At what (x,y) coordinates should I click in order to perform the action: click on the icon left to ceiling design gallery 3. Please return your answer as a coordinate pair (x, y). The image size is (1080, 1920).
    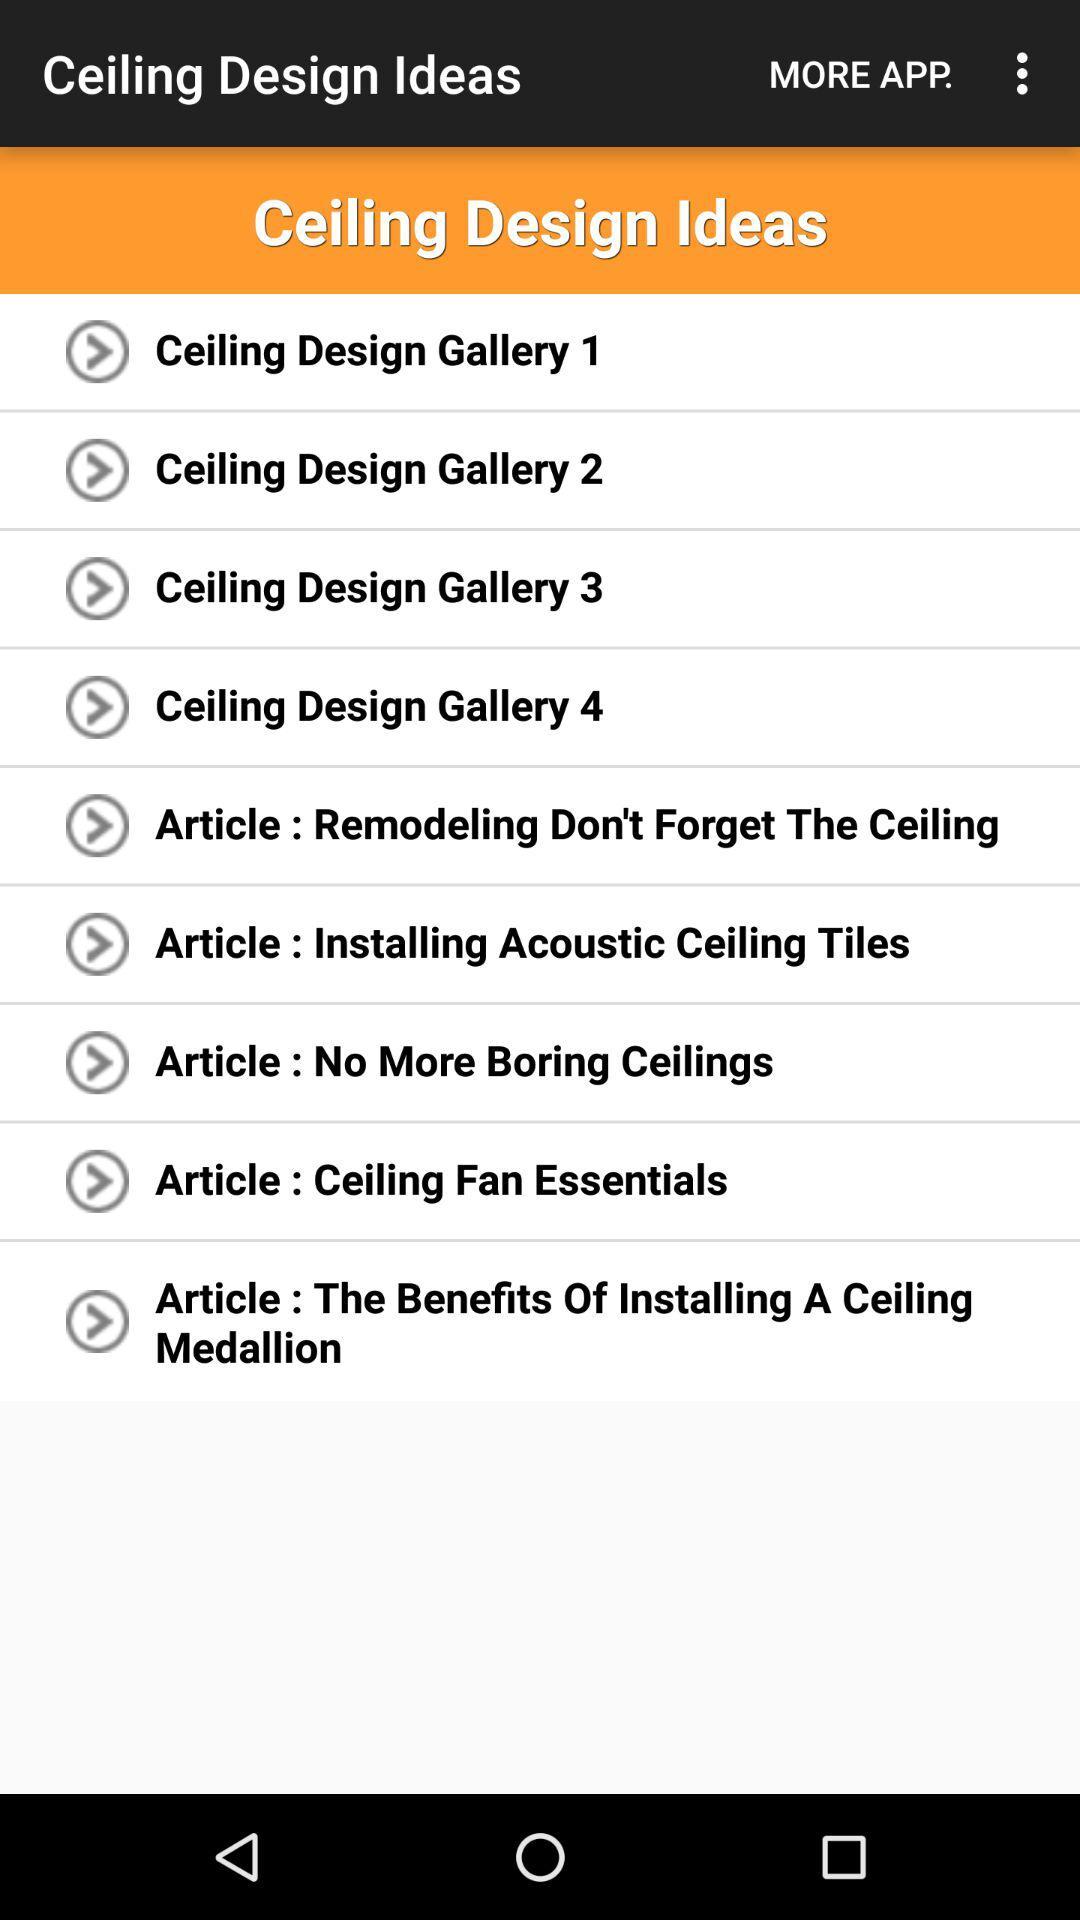
    Looking at the image, I should click on (97, 587).